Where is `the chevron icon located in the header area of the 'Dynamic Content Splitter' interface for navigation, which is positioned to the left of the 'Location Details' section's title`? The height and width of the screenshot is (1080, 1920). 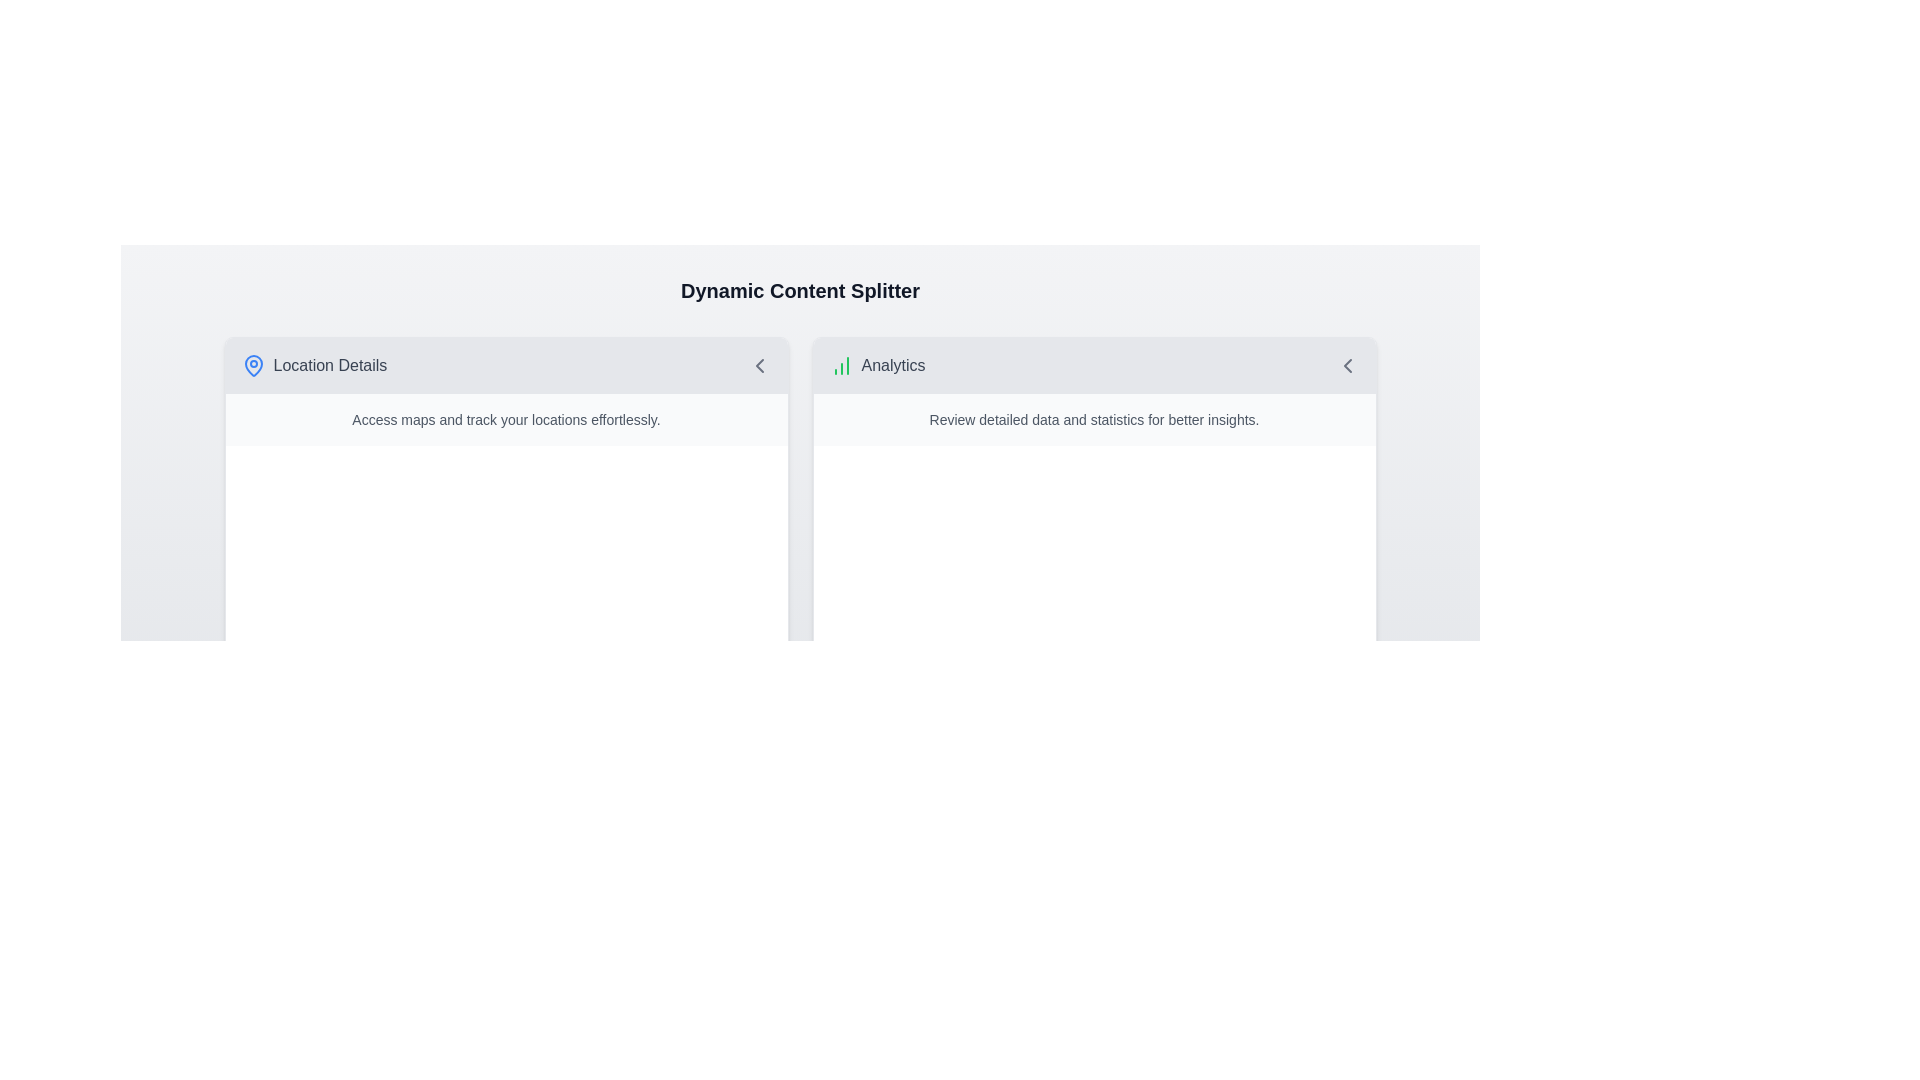 the chevron icon located in the header area of the 'Dynamic Content Splitter' interface for navigation, which is positioned to the left of the 'Location Details' section's title is located at coordinates (758, 366).